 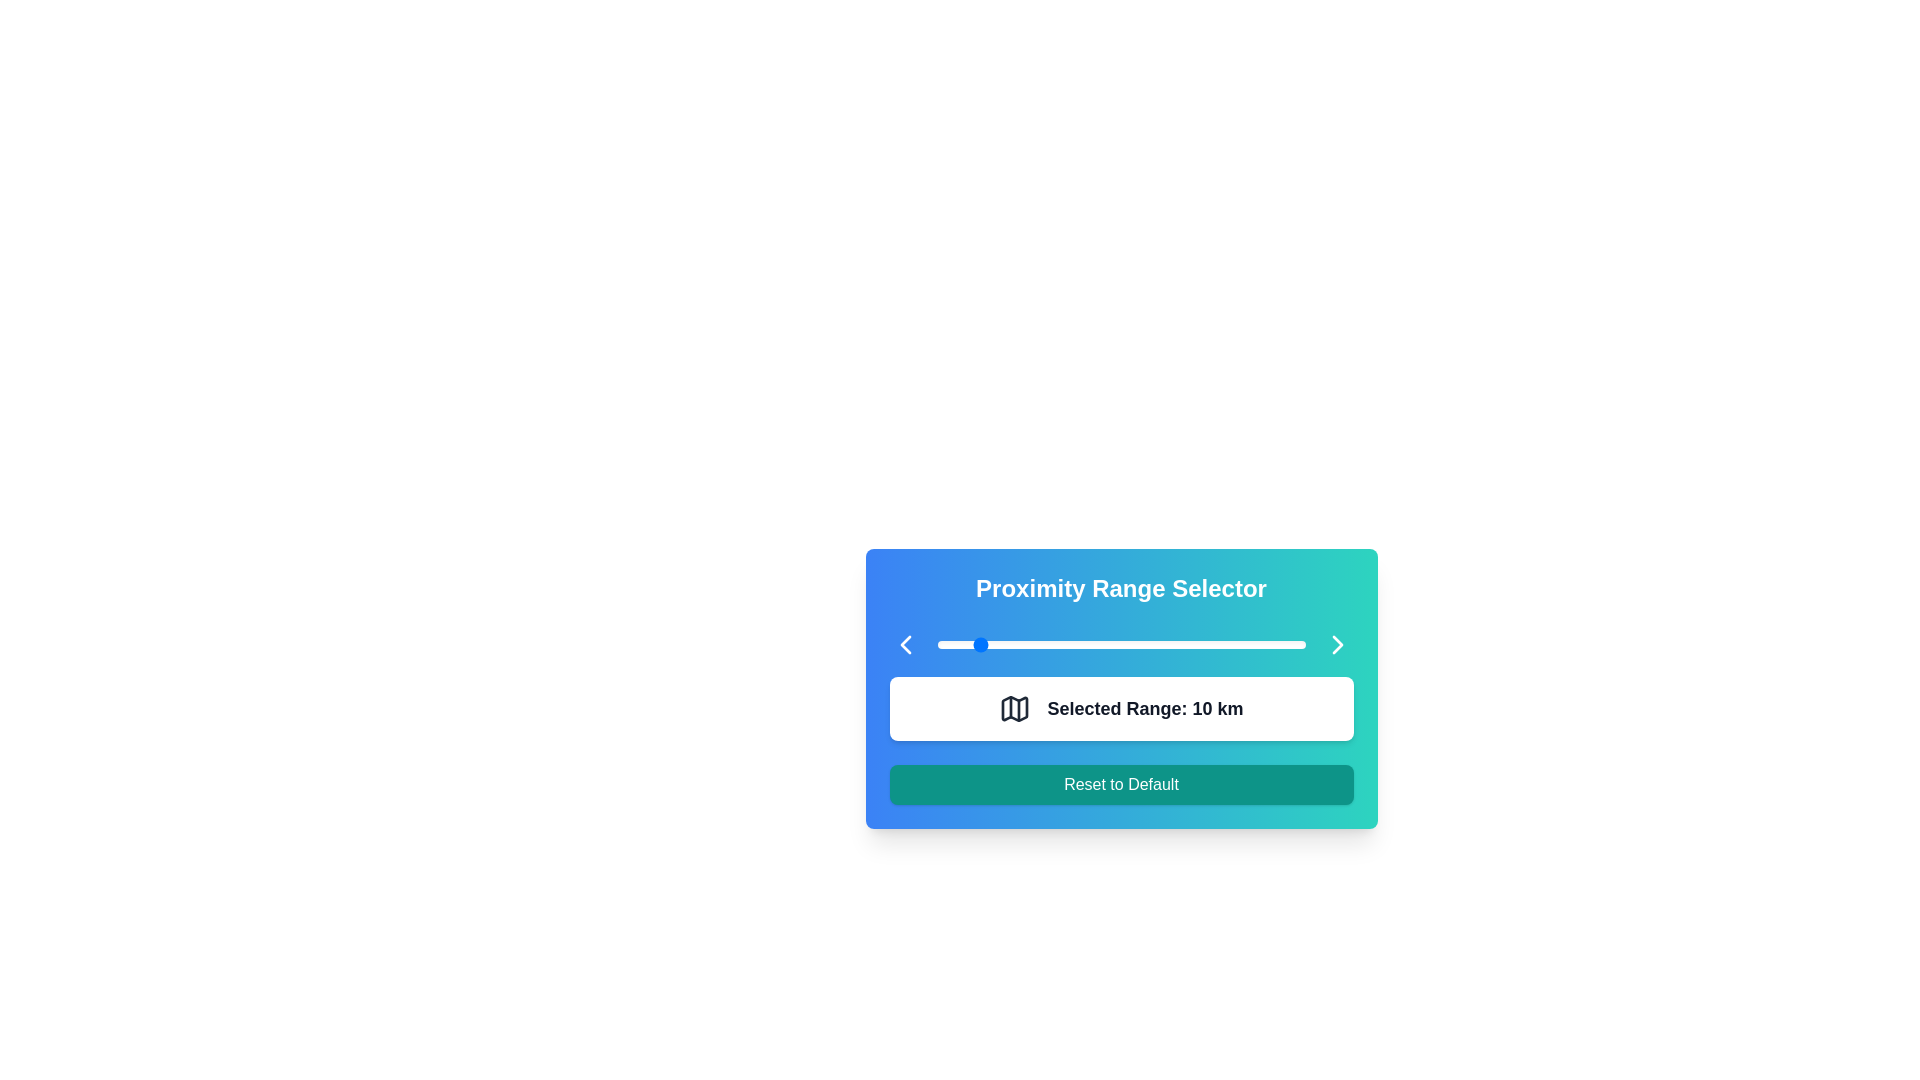 What do you see at coordinates (1136, 644) in the screenshot?
I see `the proximity range` at bounding box center [1136, 644].